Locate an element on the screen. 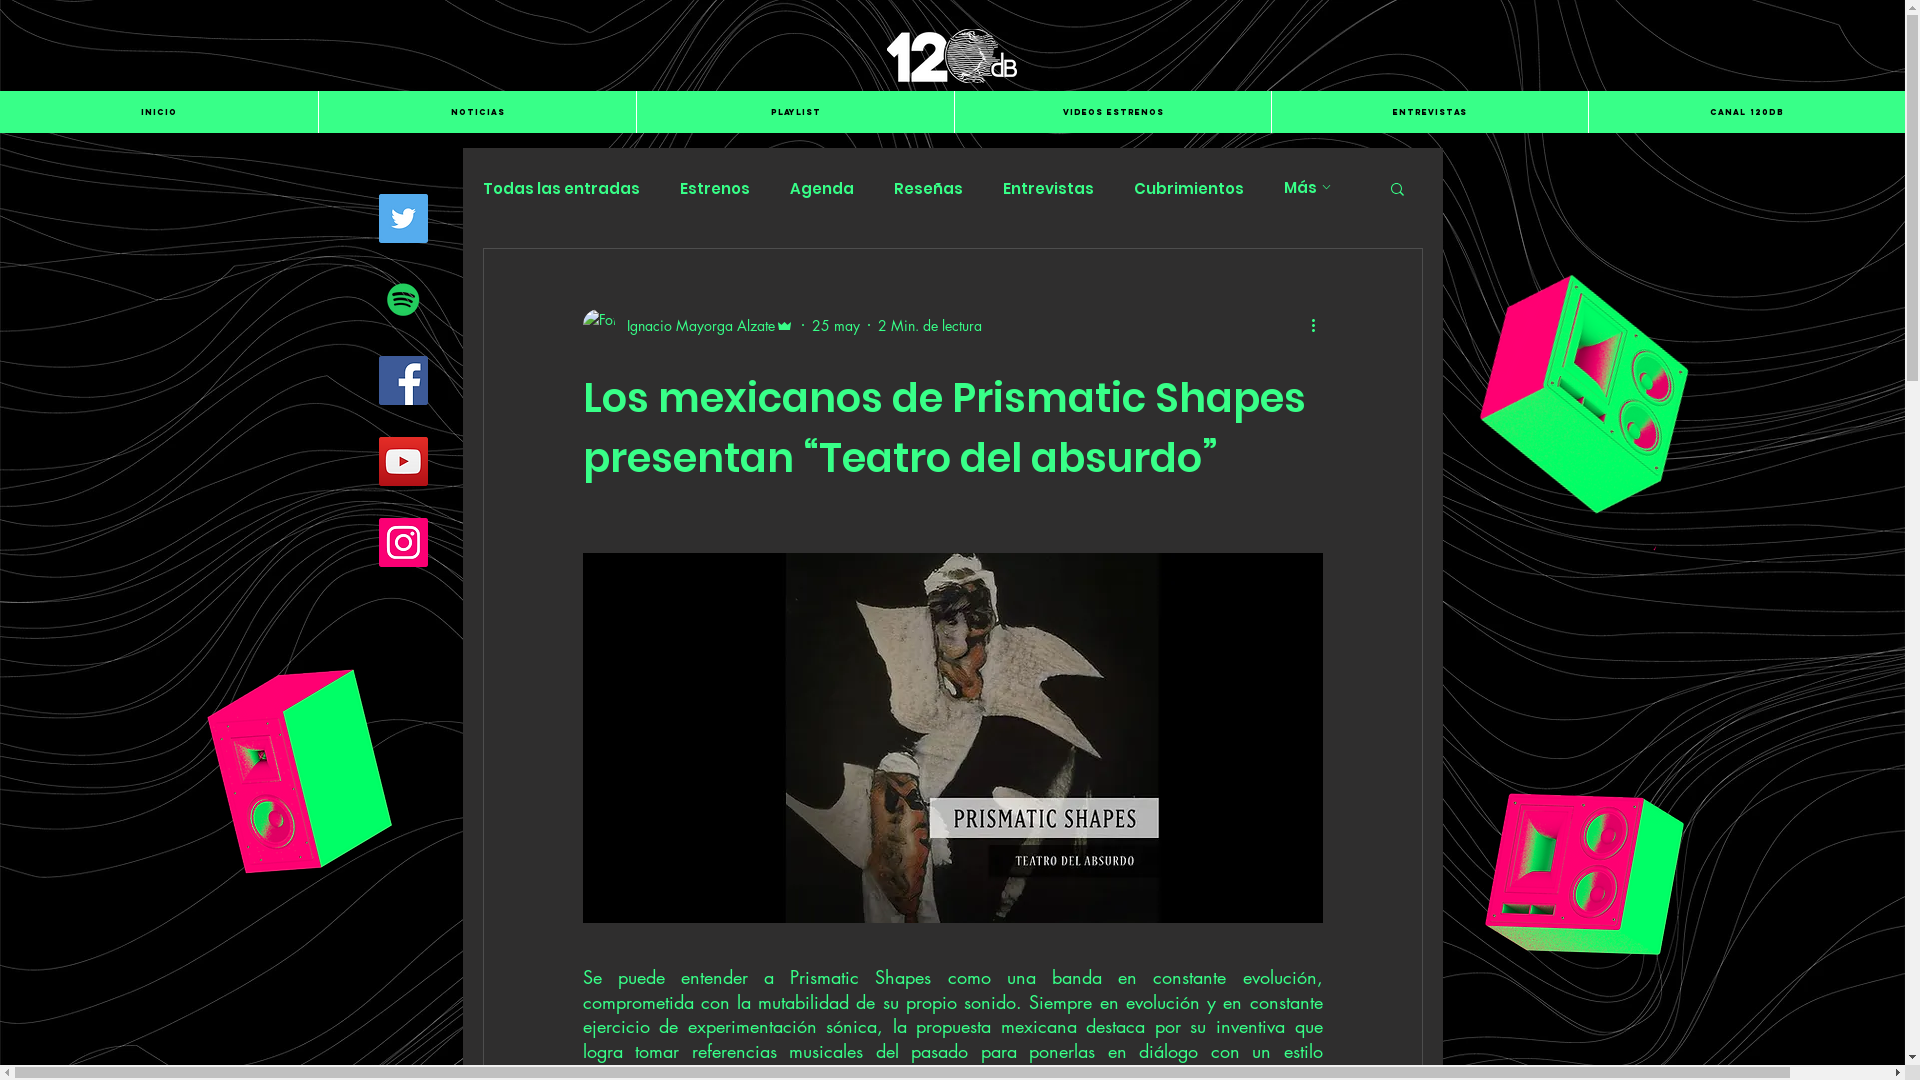 Image resolution: width=1920 pixels, height=1080 pixels. 'VIDEOS ESTRENOS' is located at coordinates (1111, 111).